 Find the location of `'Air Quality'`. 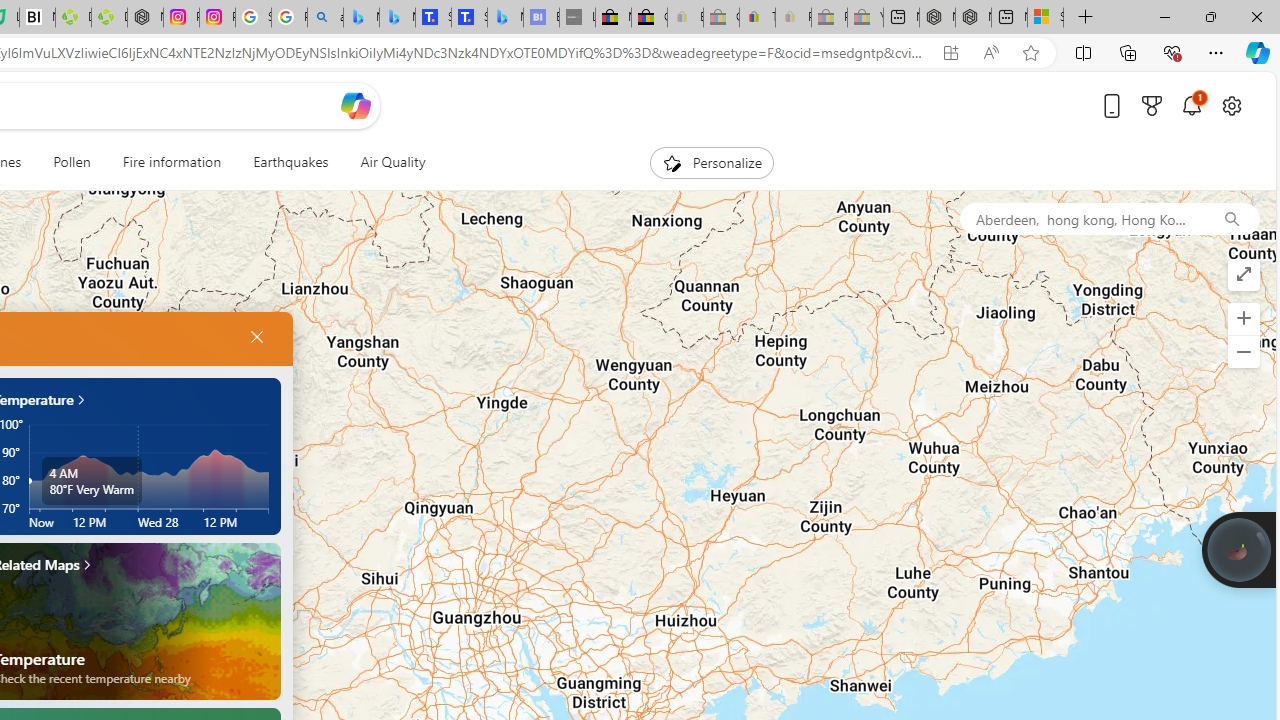

'Air Quality' is located at coordinates (392, 162).